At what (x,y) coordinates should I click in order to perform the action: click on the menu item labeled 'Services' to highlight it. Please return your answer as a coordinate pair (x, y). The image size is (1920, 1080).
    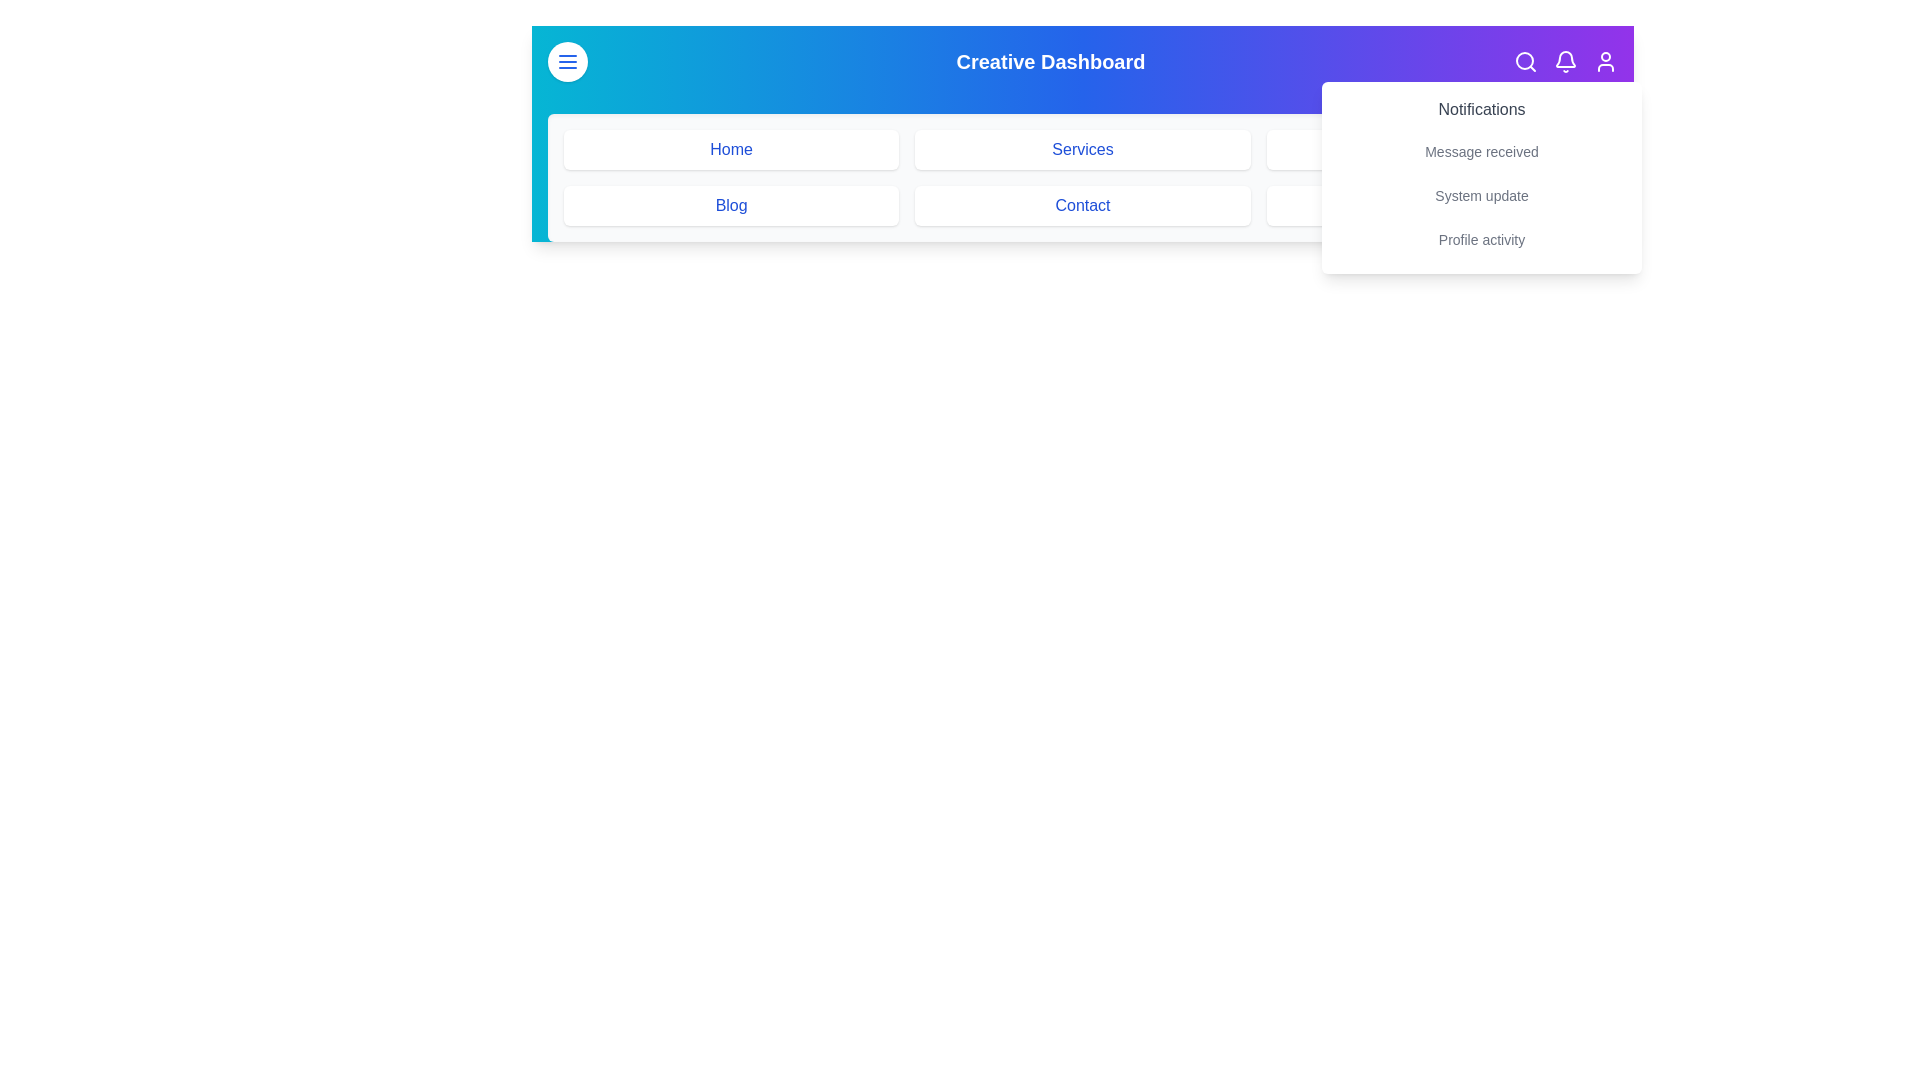
    Looking at the image, I should click on (1082, 149).